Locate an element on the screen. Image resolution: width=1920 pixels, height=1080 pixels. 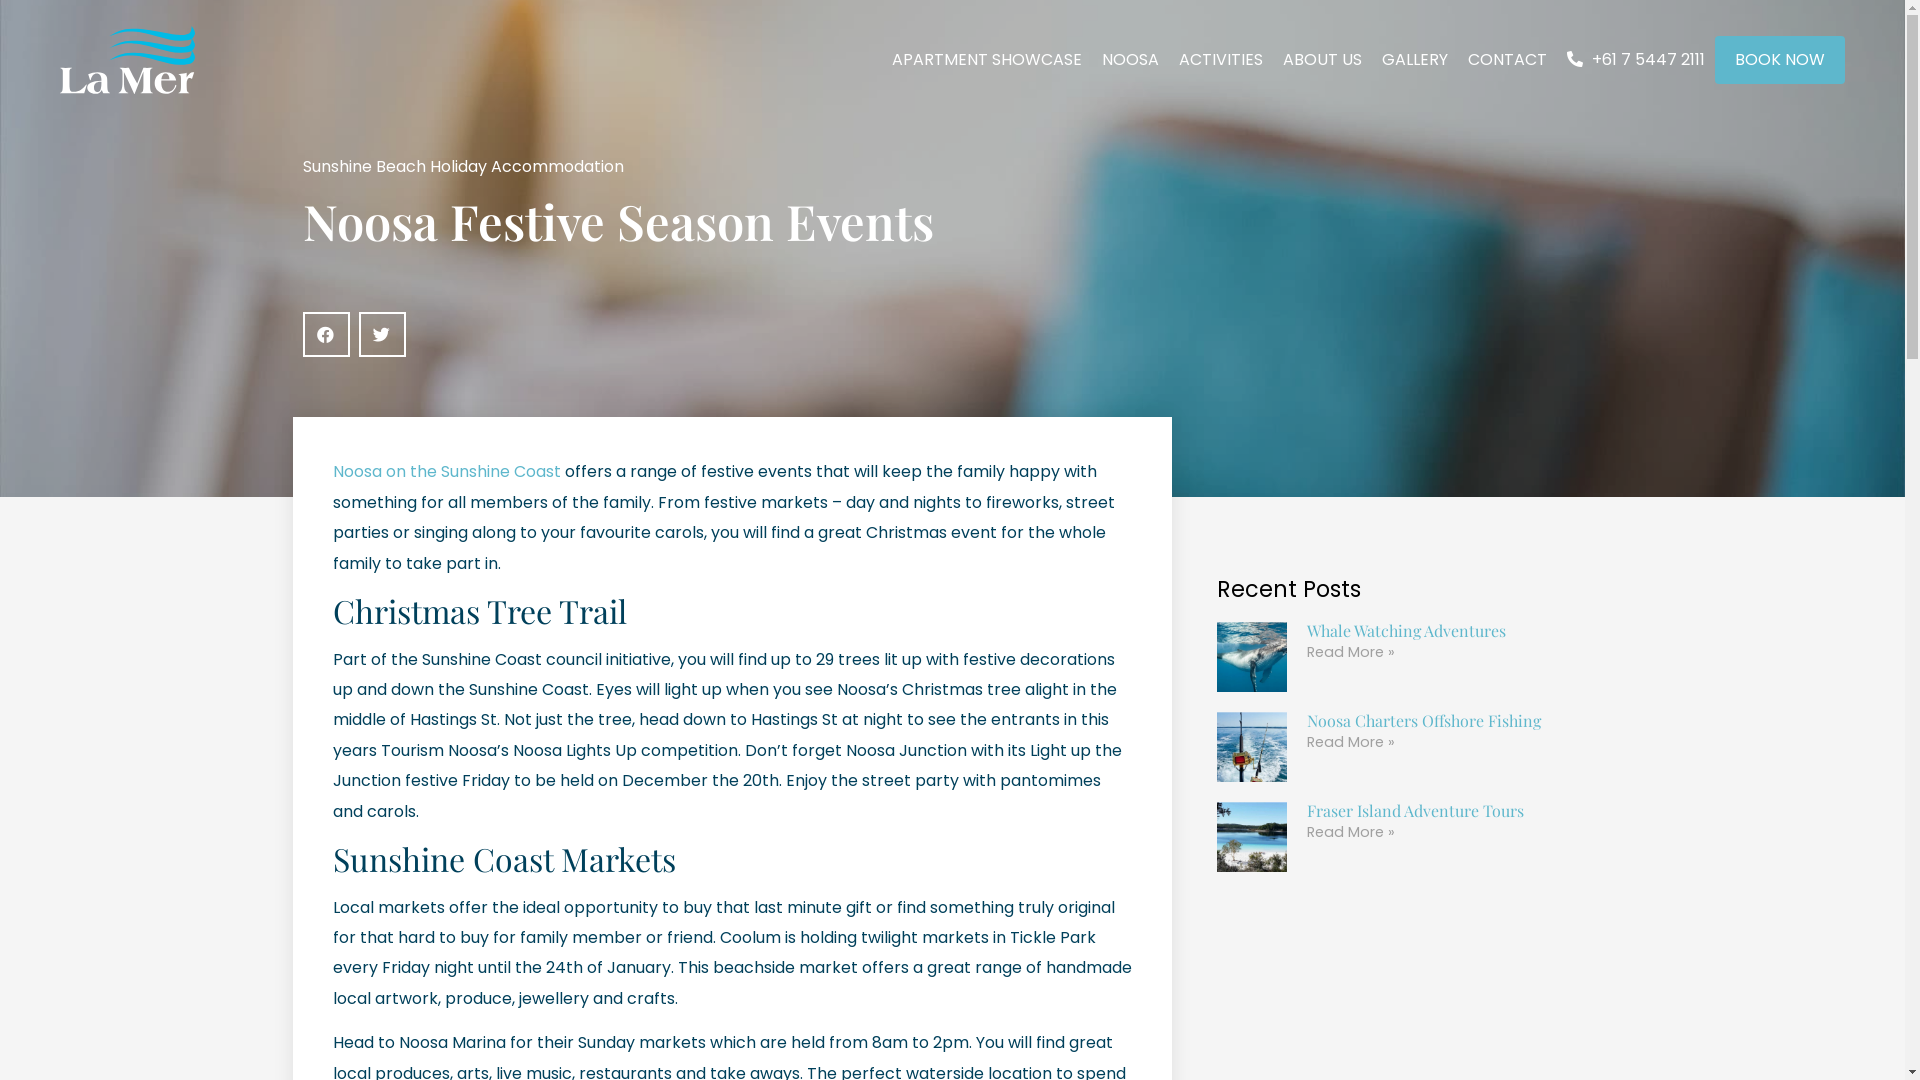
'CONTACT' is located at coordinates (1507, 59).